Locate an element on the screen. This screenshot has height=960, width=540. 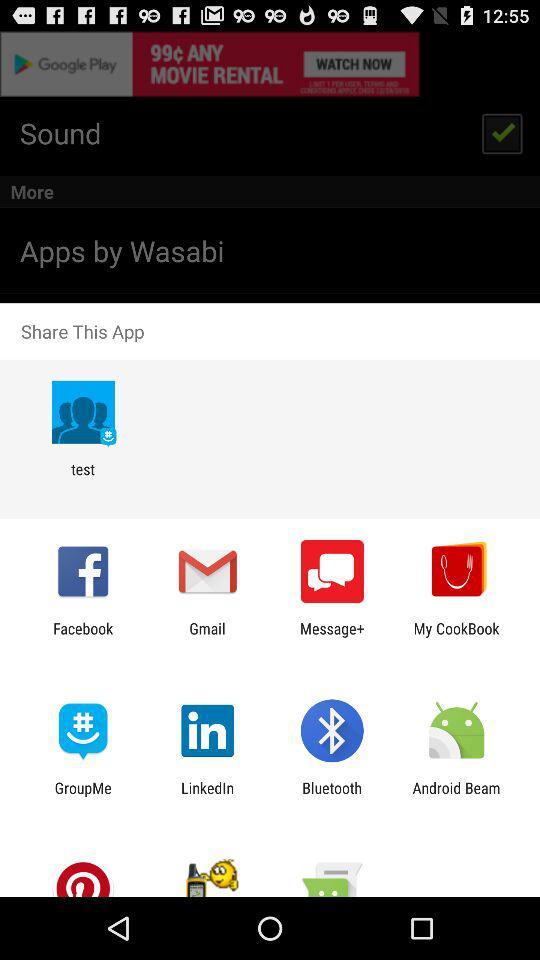
item next to message+ item is located at coordinates (206, 636).